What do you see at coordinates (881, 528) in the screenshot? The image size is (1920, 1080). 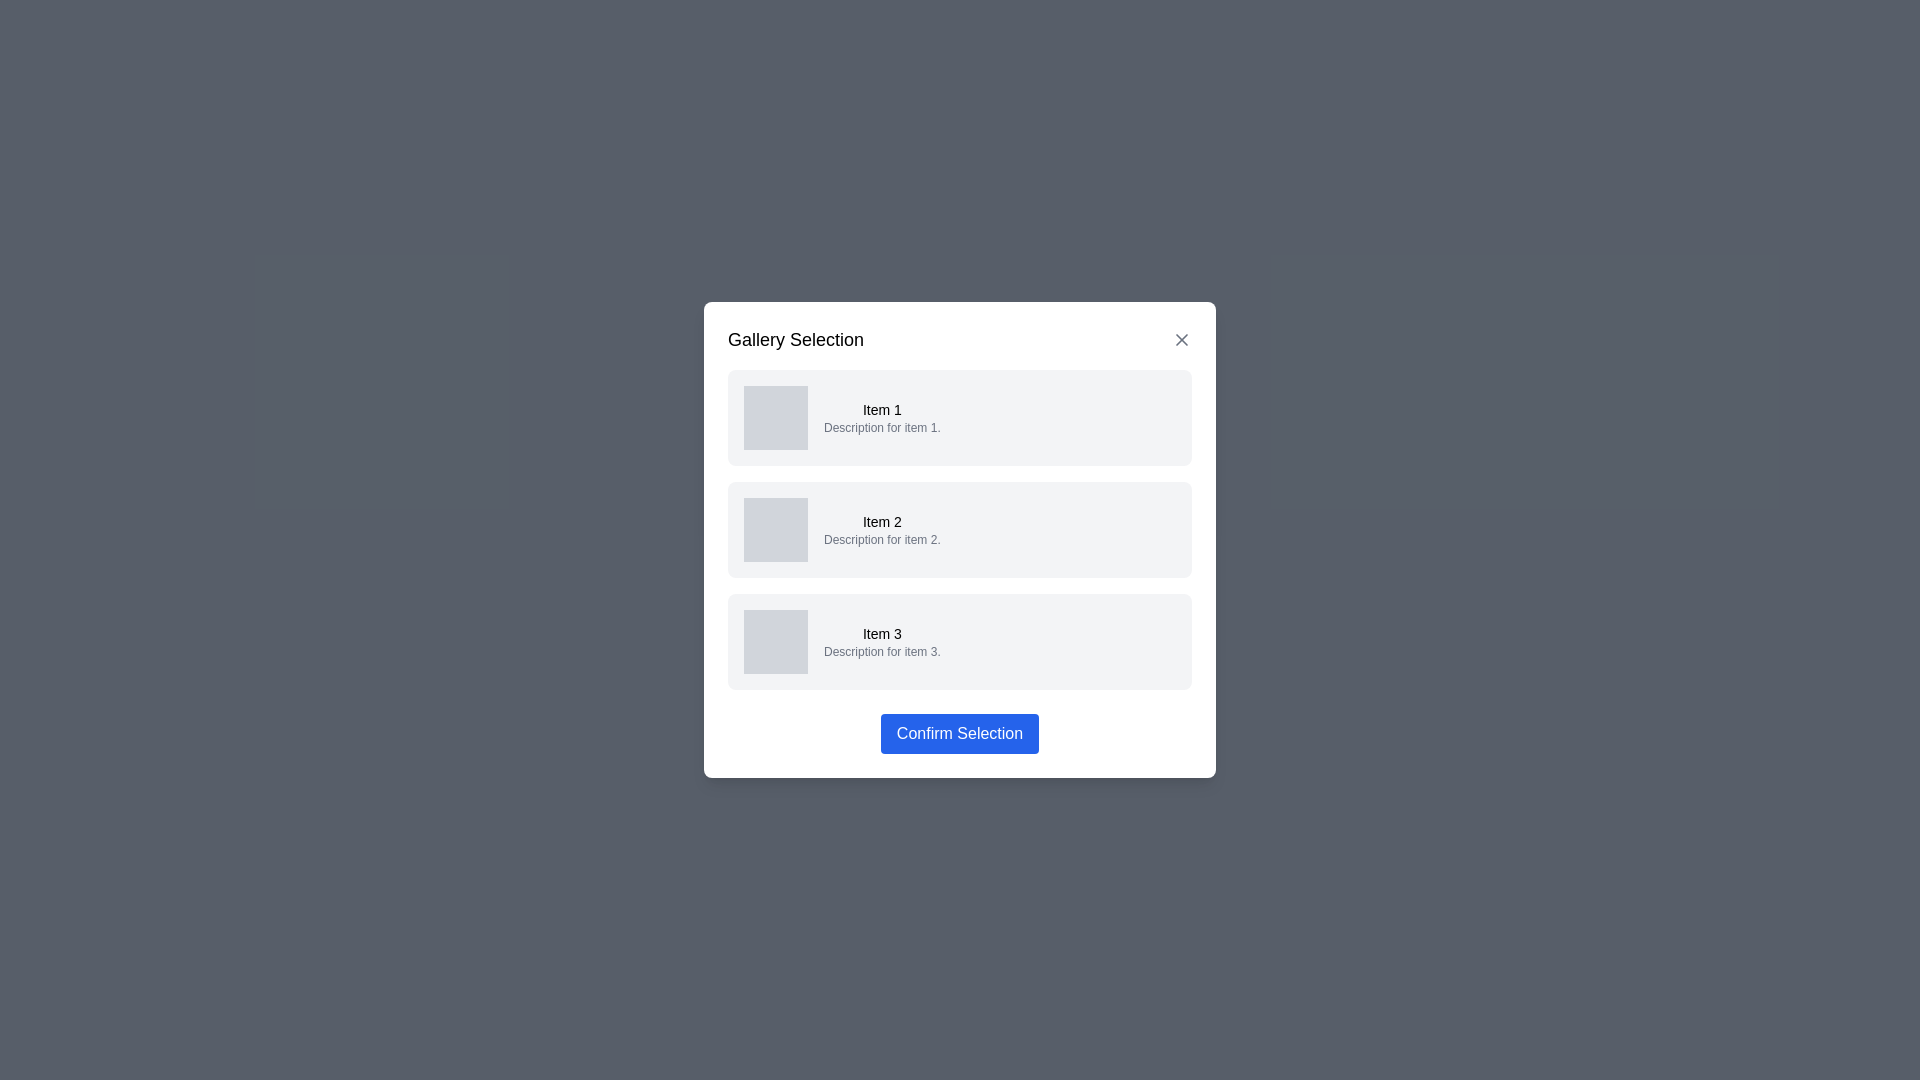 I see `the text label that serves as a descriptor for the second item in the selection list, positioned centrally in its card` at bounding box center [881, 528].